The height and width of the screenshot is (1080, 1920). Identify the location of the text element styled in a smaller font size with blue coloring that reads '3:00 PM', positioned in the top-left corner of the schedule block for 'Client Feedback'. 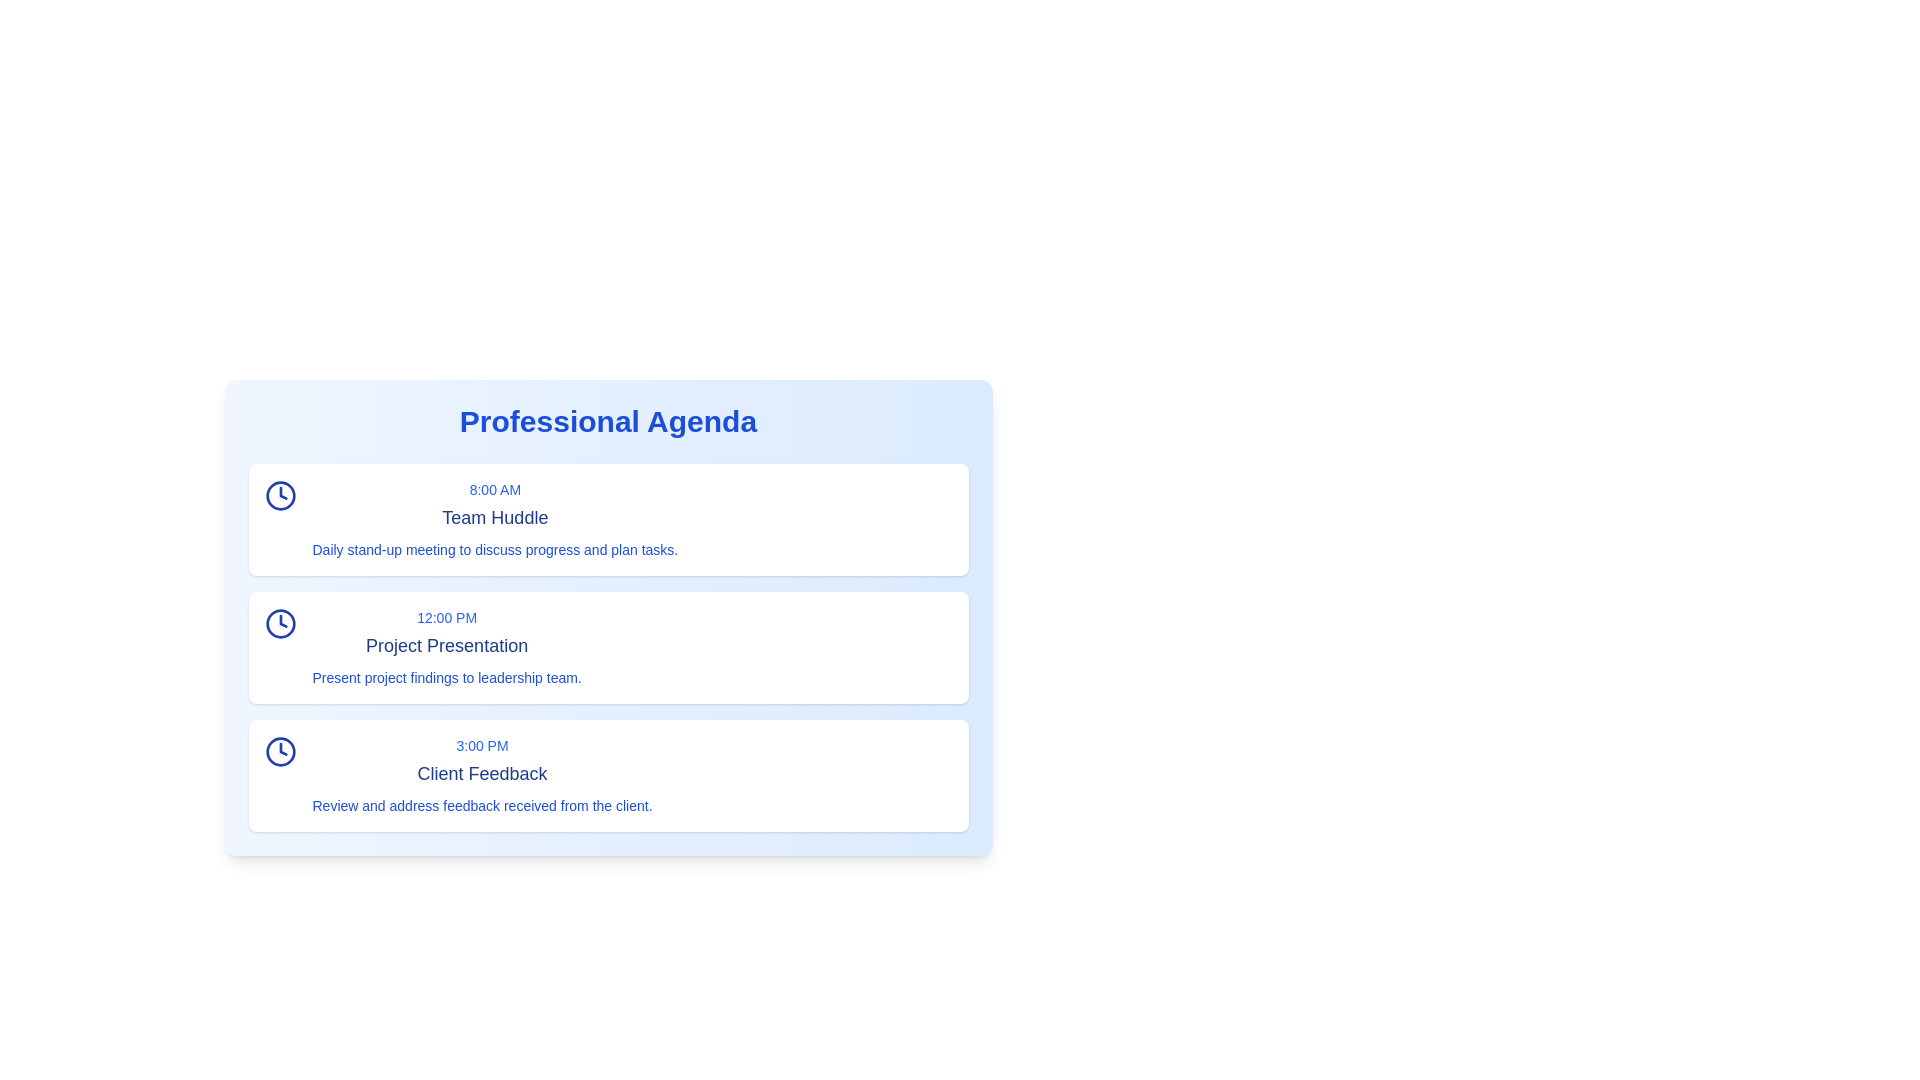
(482, 745).